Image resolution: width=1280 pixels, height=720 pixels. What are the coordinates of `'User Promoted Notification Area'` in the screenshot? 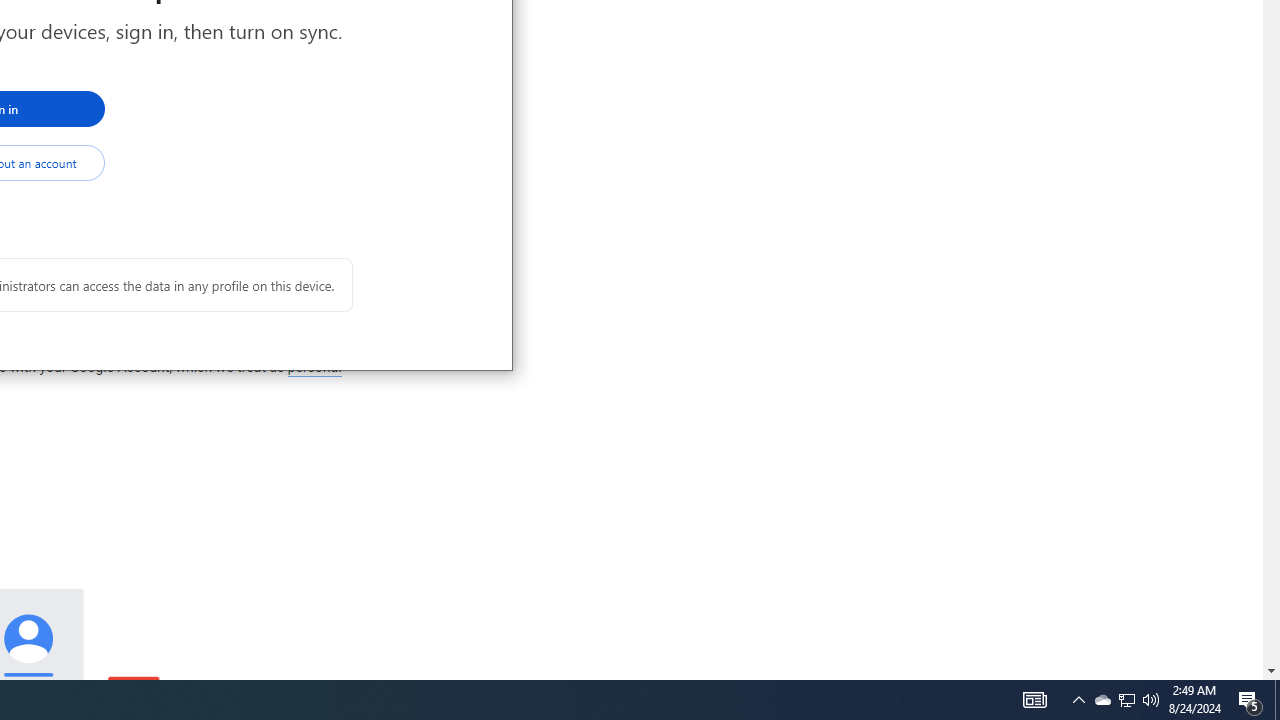 It's located at (1127, 698).